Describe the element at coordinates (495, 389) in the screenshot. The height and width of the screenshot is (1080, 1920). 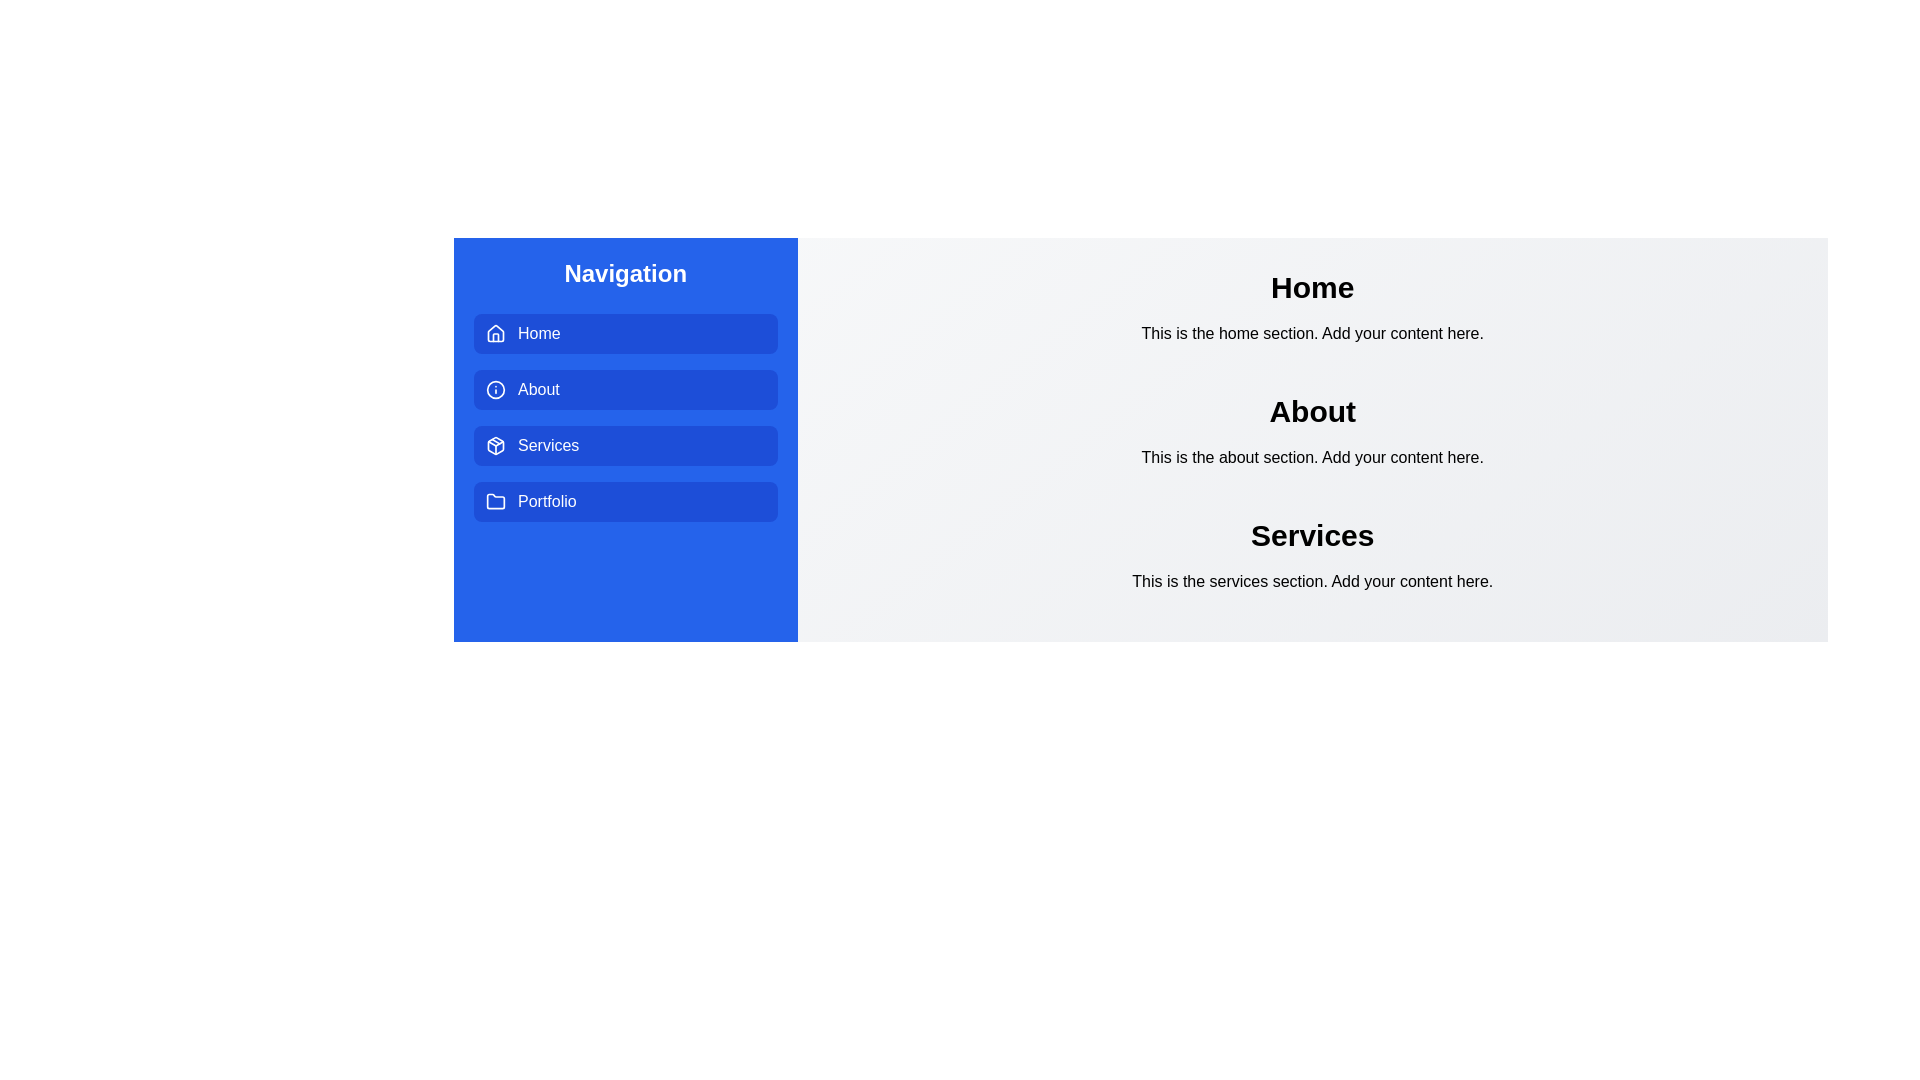
I see `the SVG Circle Element that represents the 'About' navigation menu option, located in the left-side navigation bar` at that location.